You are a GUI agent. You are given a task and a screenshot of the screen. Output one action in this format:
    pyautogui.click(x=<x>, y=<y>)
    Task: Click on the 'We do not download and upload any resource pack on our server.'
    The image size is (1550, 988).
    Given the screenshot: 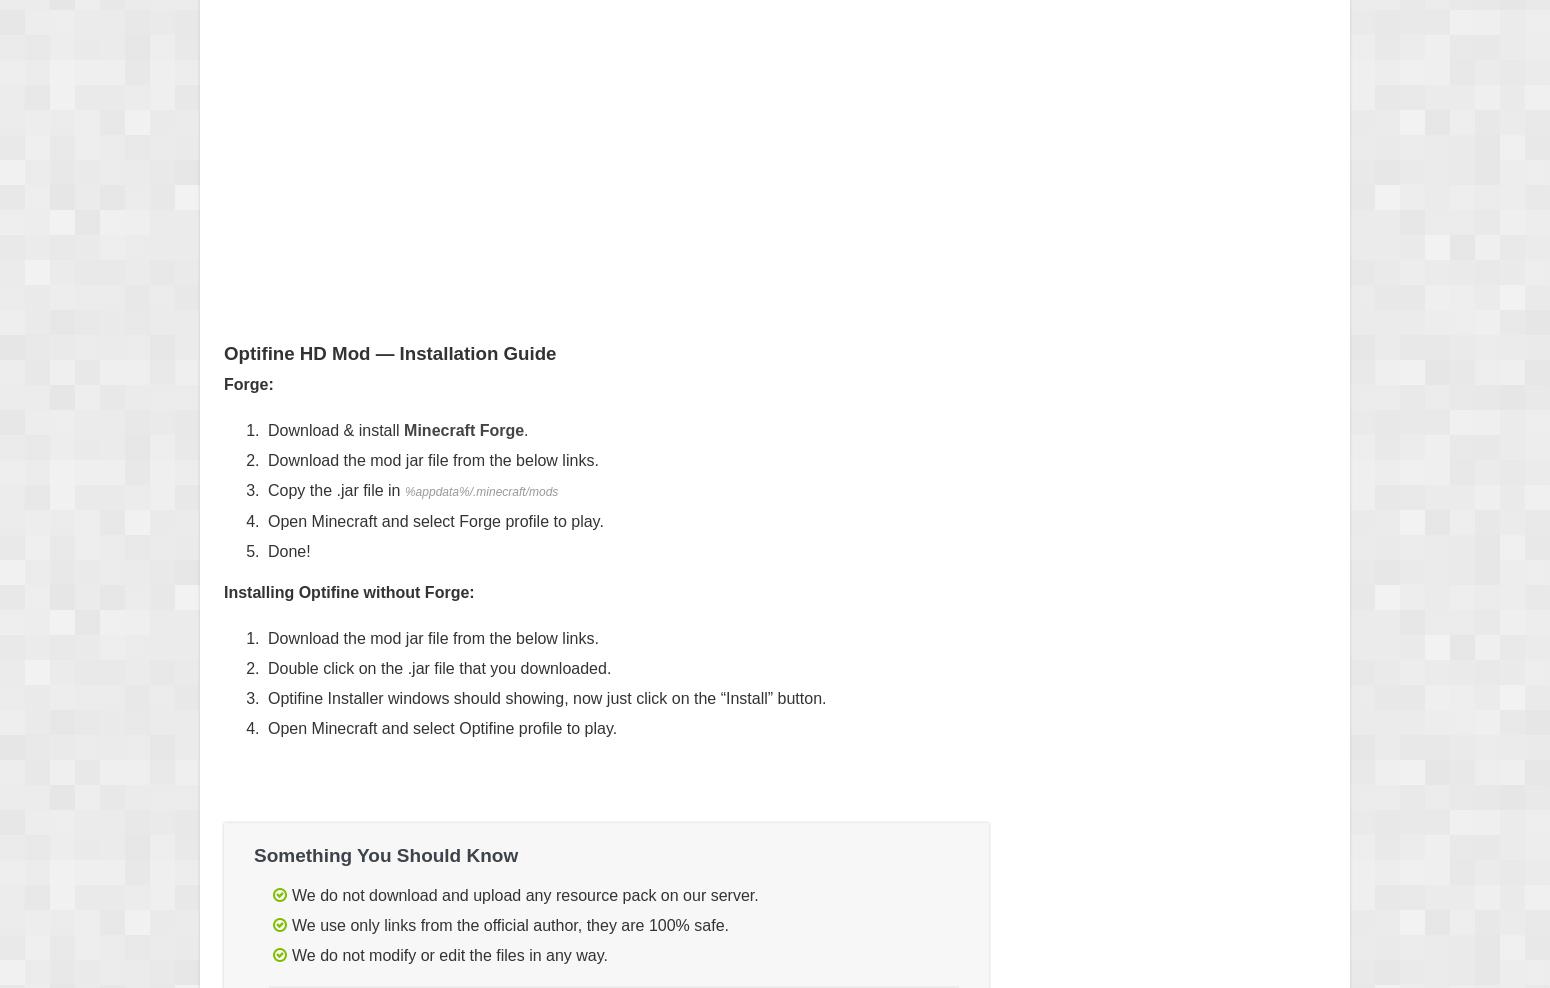 What is the action you would take?
    pyautogui.click(x=523, y=894)
    